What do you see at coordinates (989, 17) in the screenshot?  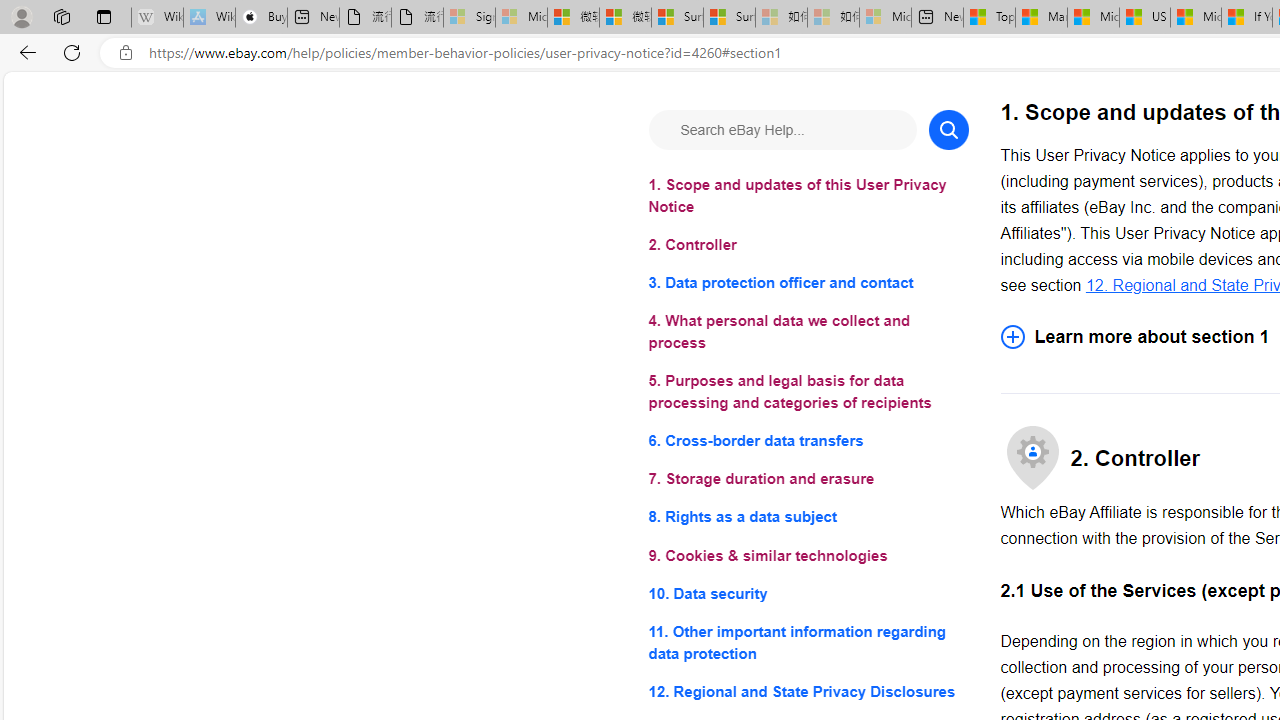 I see `'Top Stories - MSN'` at bounding box center [989, 17].